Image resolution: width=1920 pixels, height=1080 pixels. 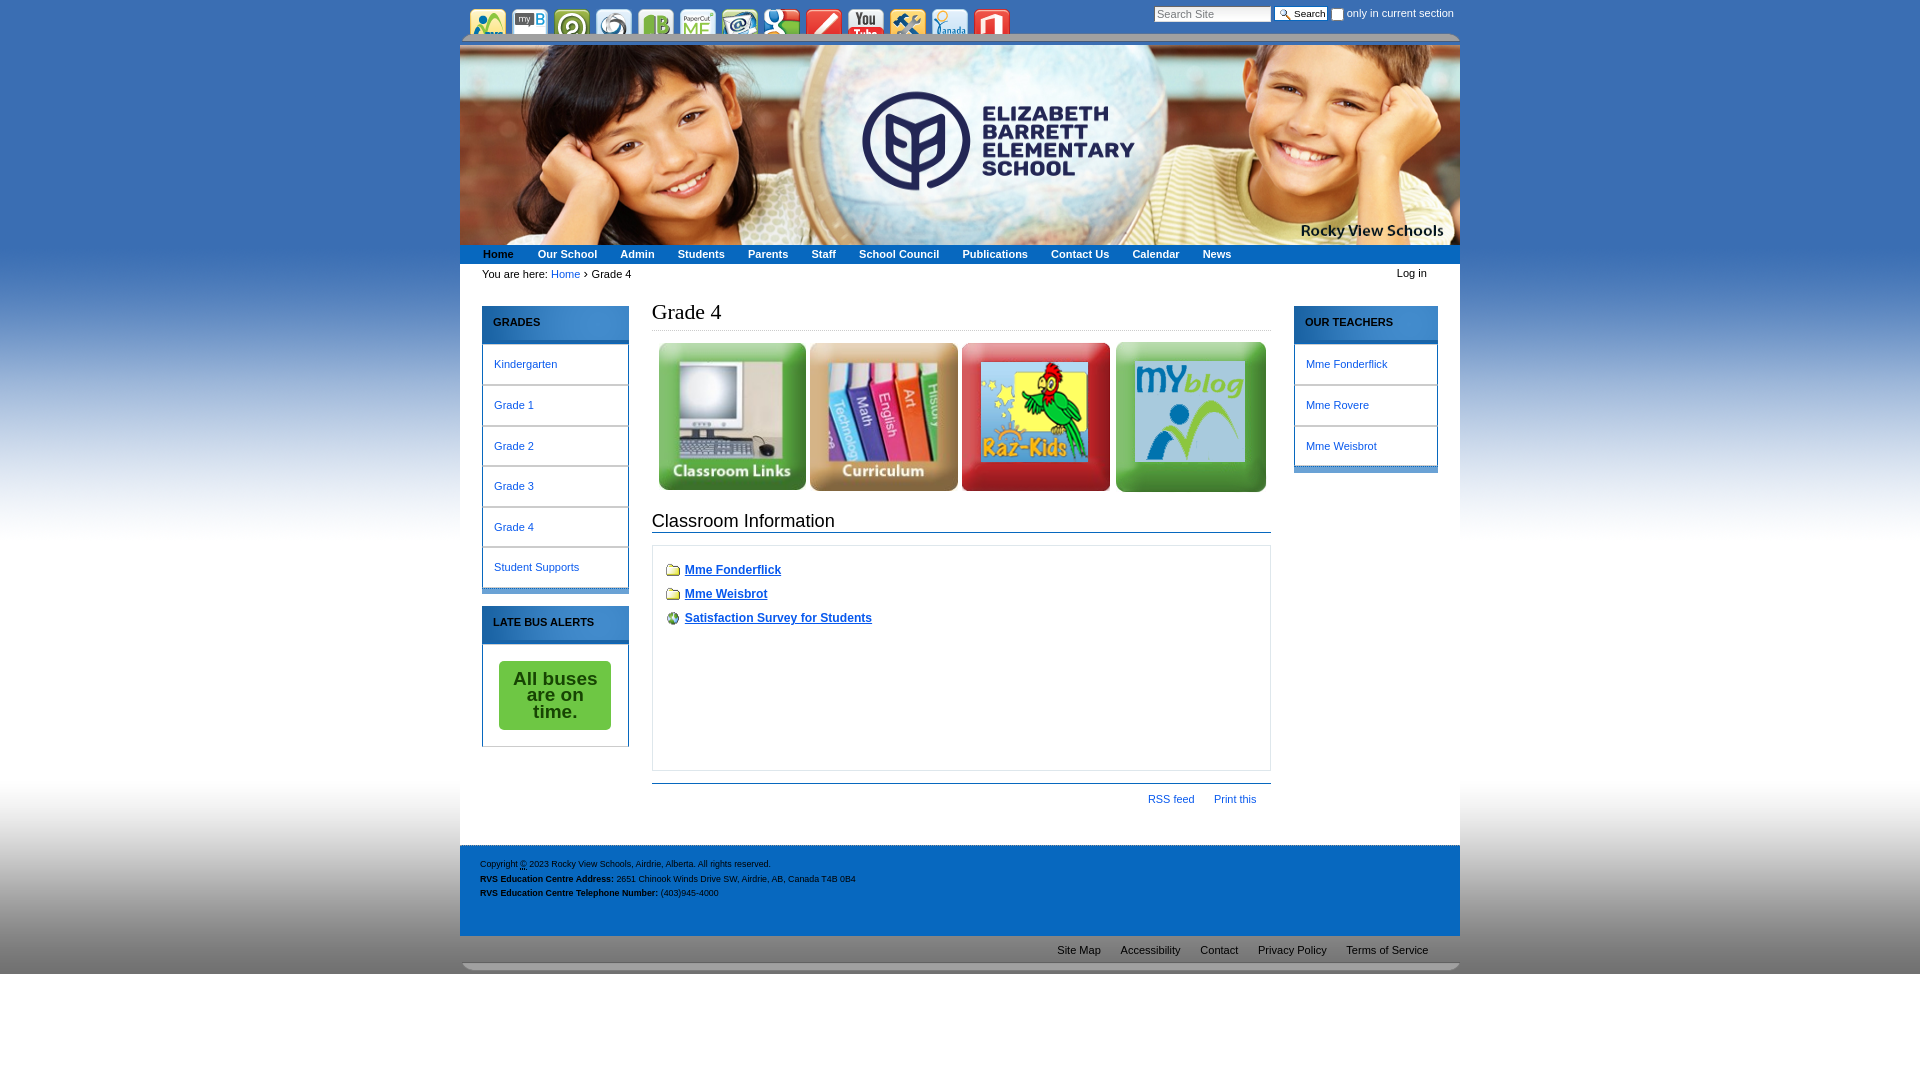 What do you see at coordinates (949, 253) in the screenshot?
I see `'Publications'` at bounding box center [949, 253].